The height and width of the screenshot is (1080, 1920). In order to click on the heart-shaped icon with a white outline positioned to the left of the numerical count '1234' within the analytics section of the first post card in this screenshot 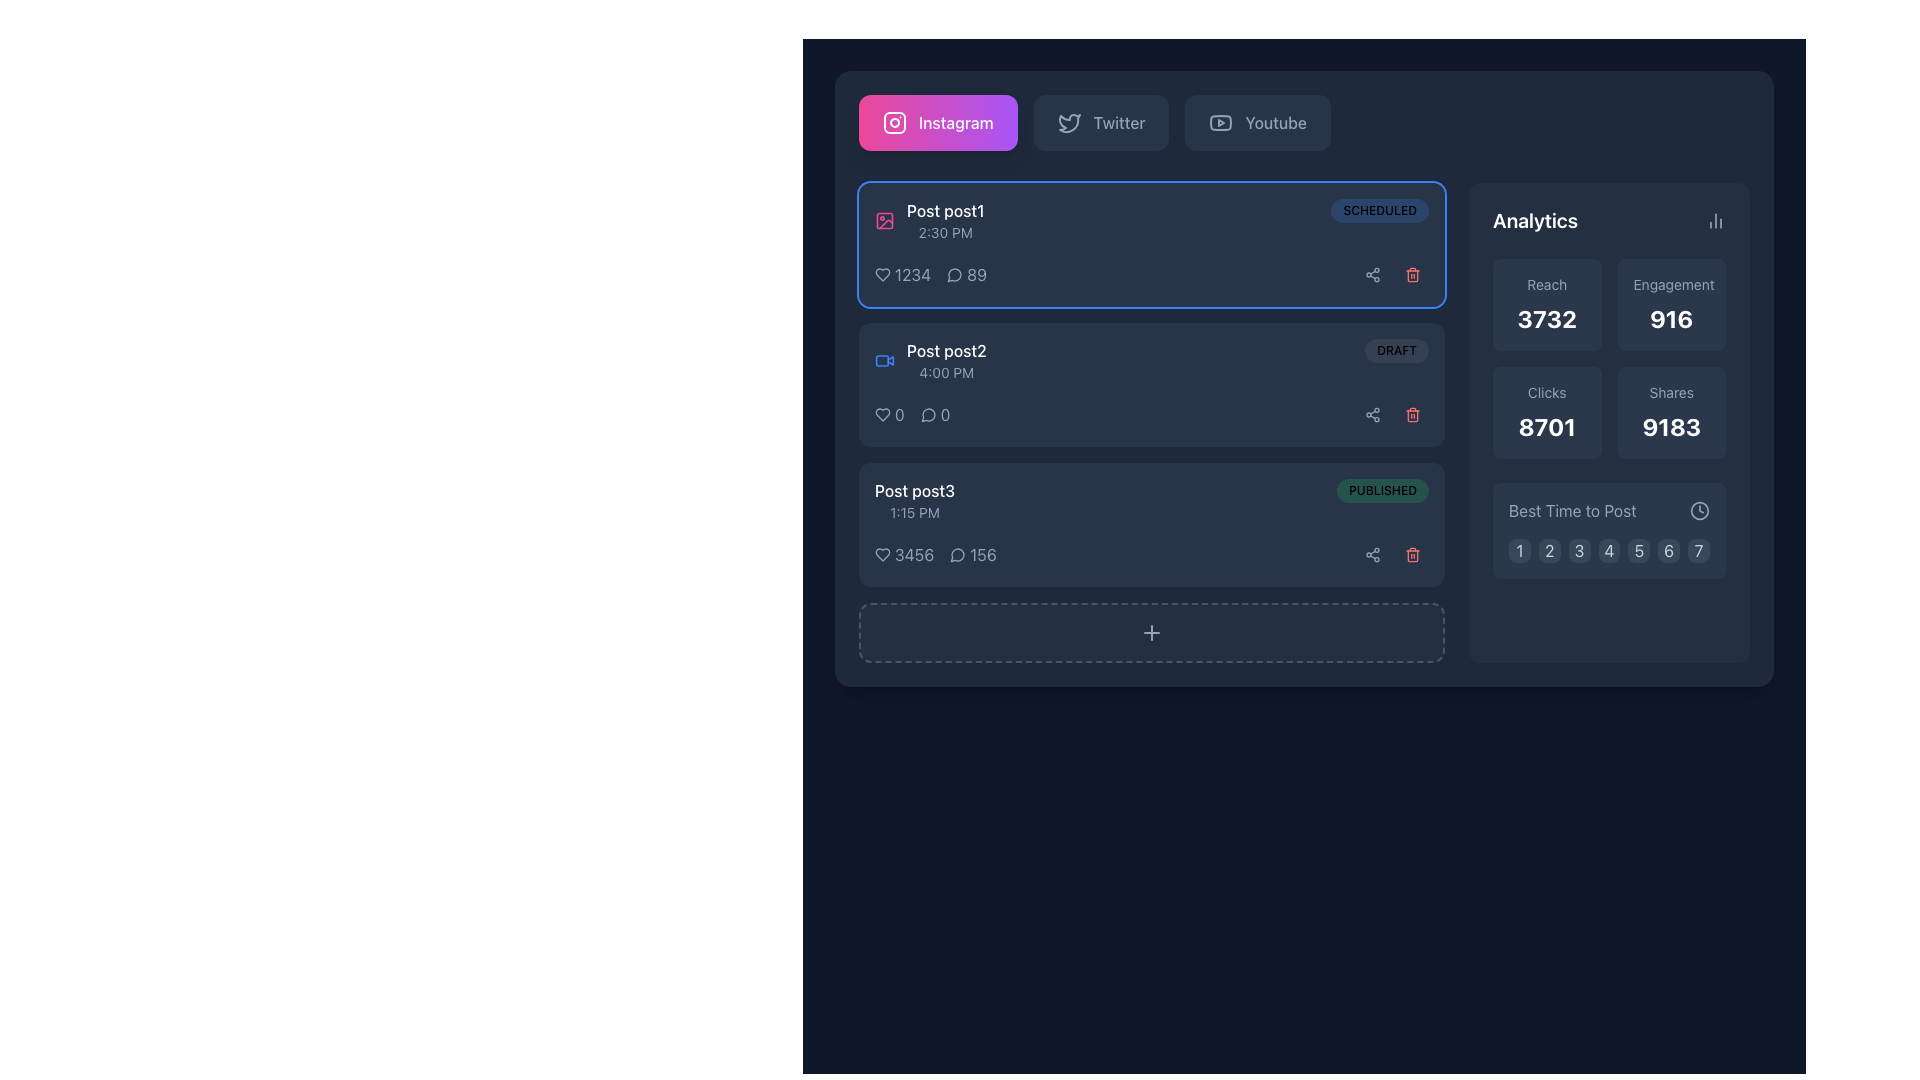, I will do `click(882, 414)`.